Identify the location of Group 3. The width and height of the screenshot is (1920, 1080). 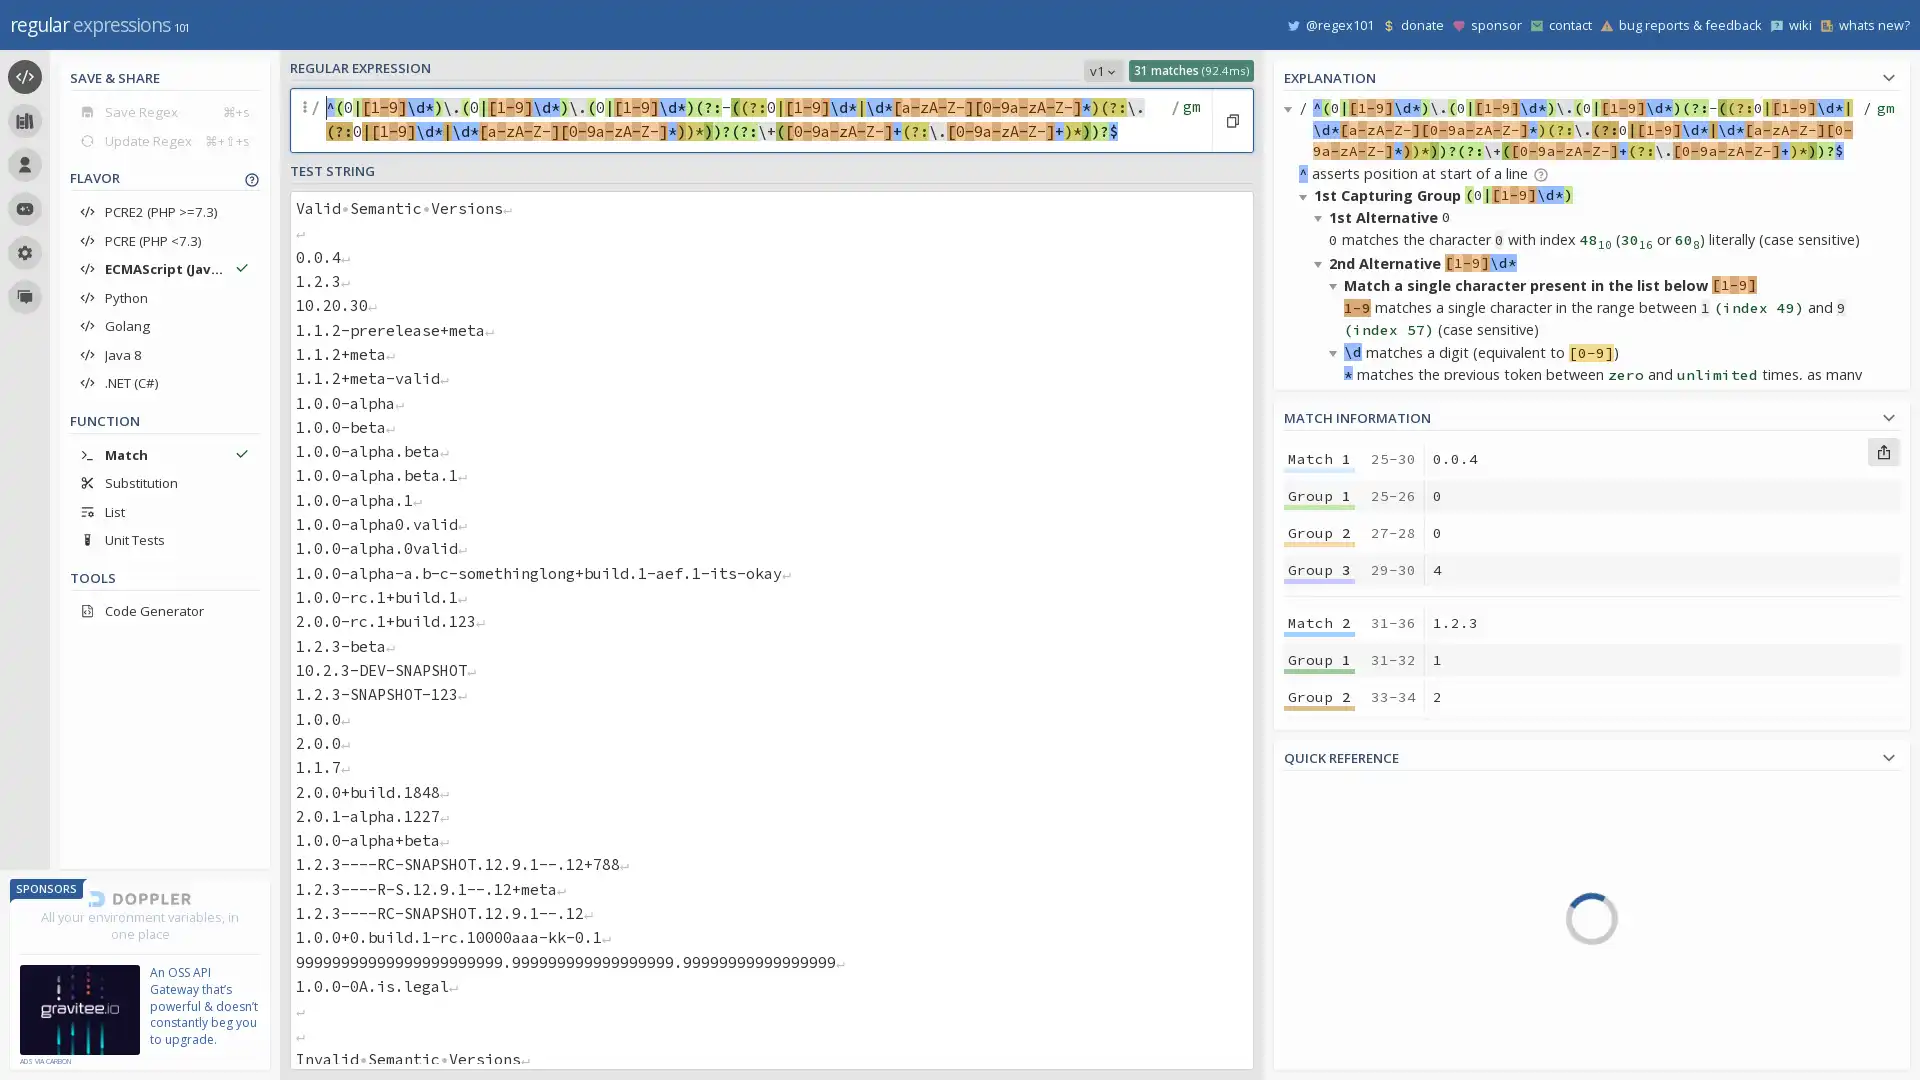
(1319, 1060).